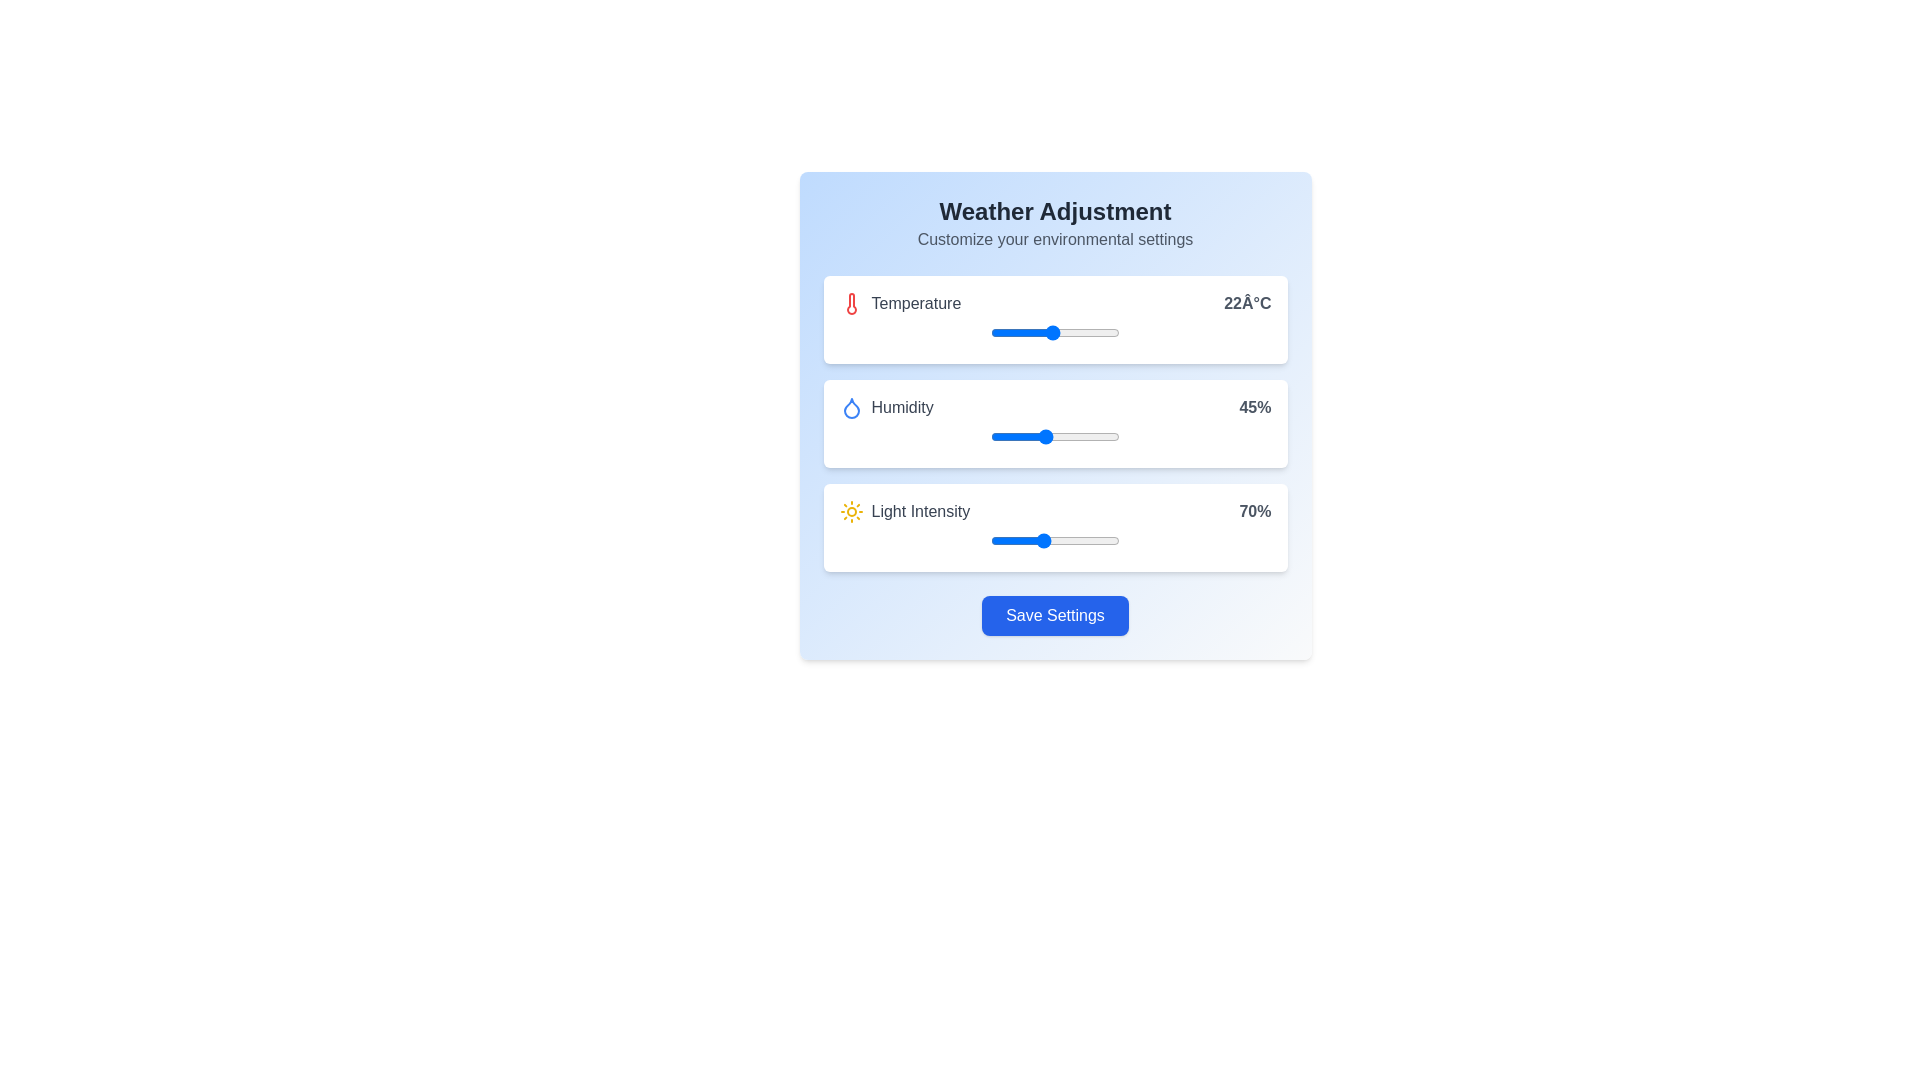 The height and width of the screenshot is (1080, 1920). Describe the element at coordinates (990, 331) in the screenshot. I see `the temperature slider` at that location.